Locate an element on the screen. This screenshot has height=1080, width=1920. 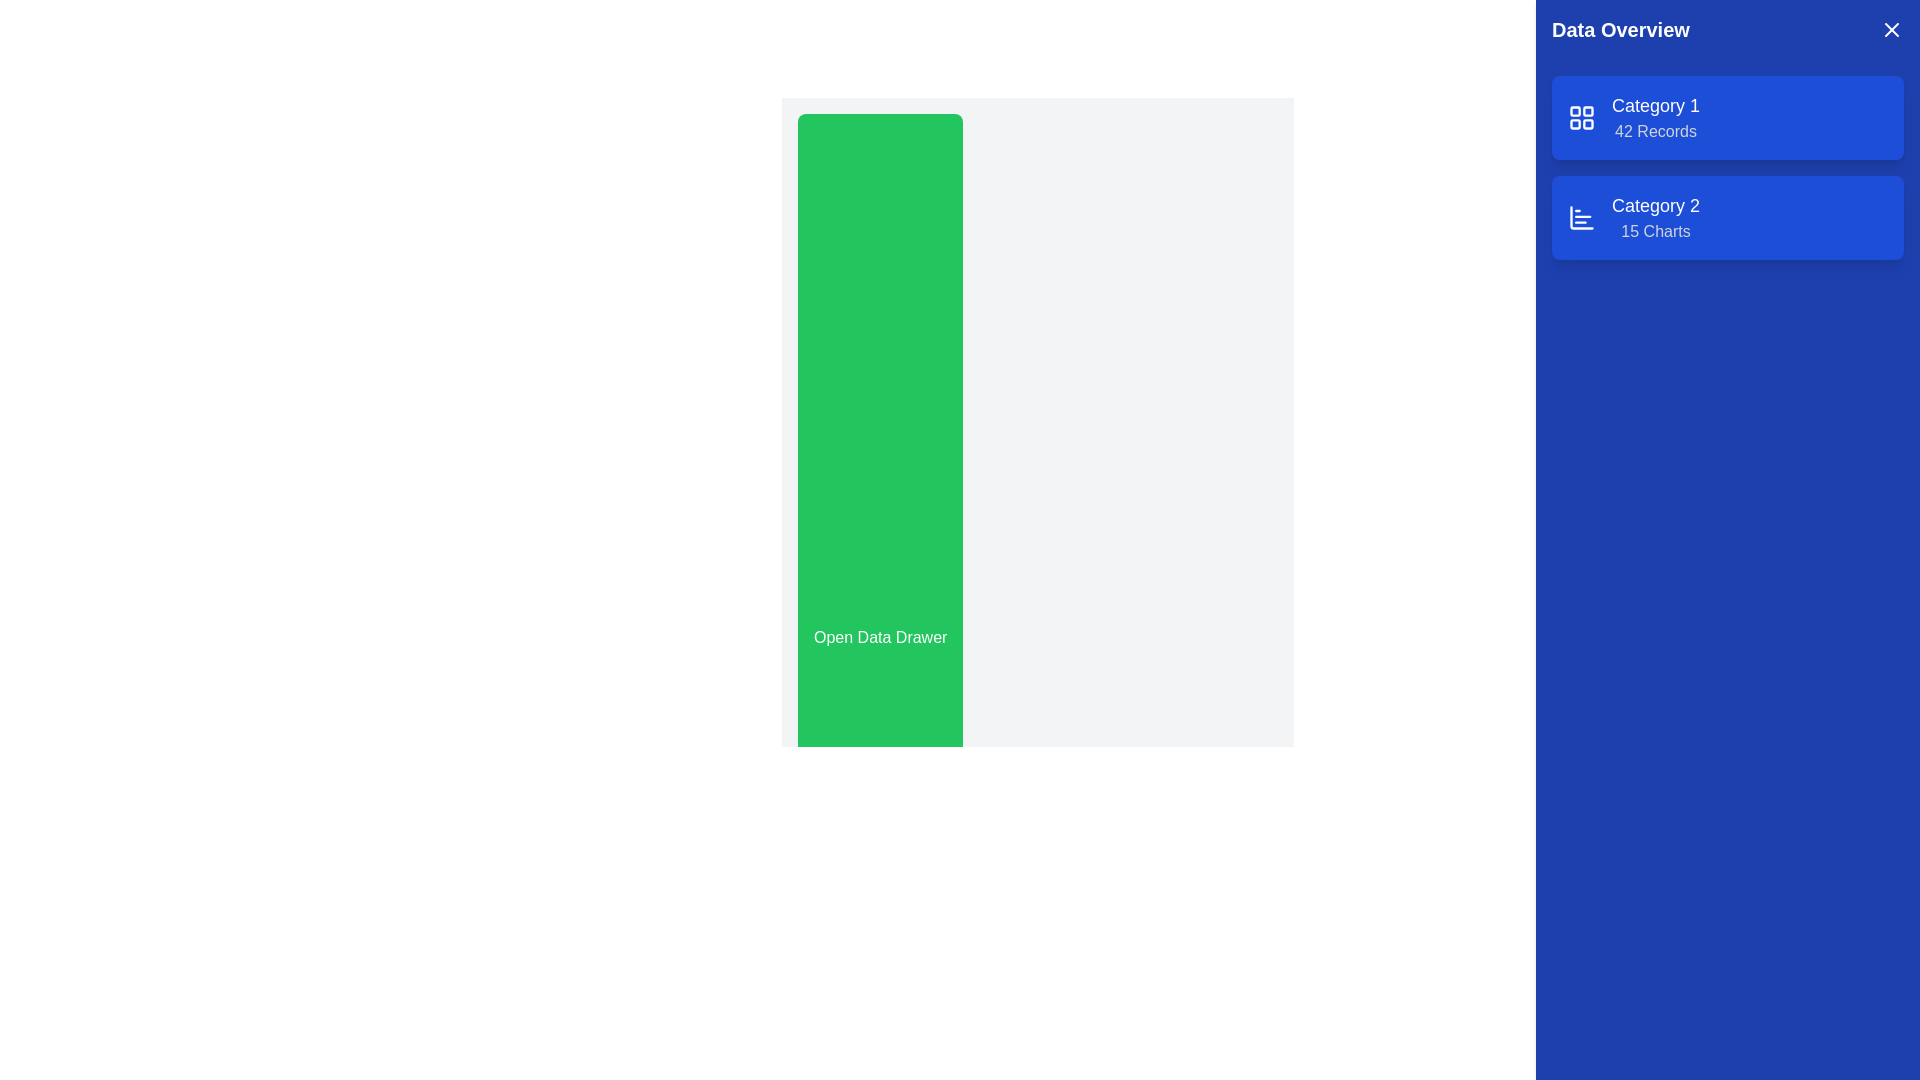
the icon of Category 2 to interact with it is located at coordinates (1581, 218).